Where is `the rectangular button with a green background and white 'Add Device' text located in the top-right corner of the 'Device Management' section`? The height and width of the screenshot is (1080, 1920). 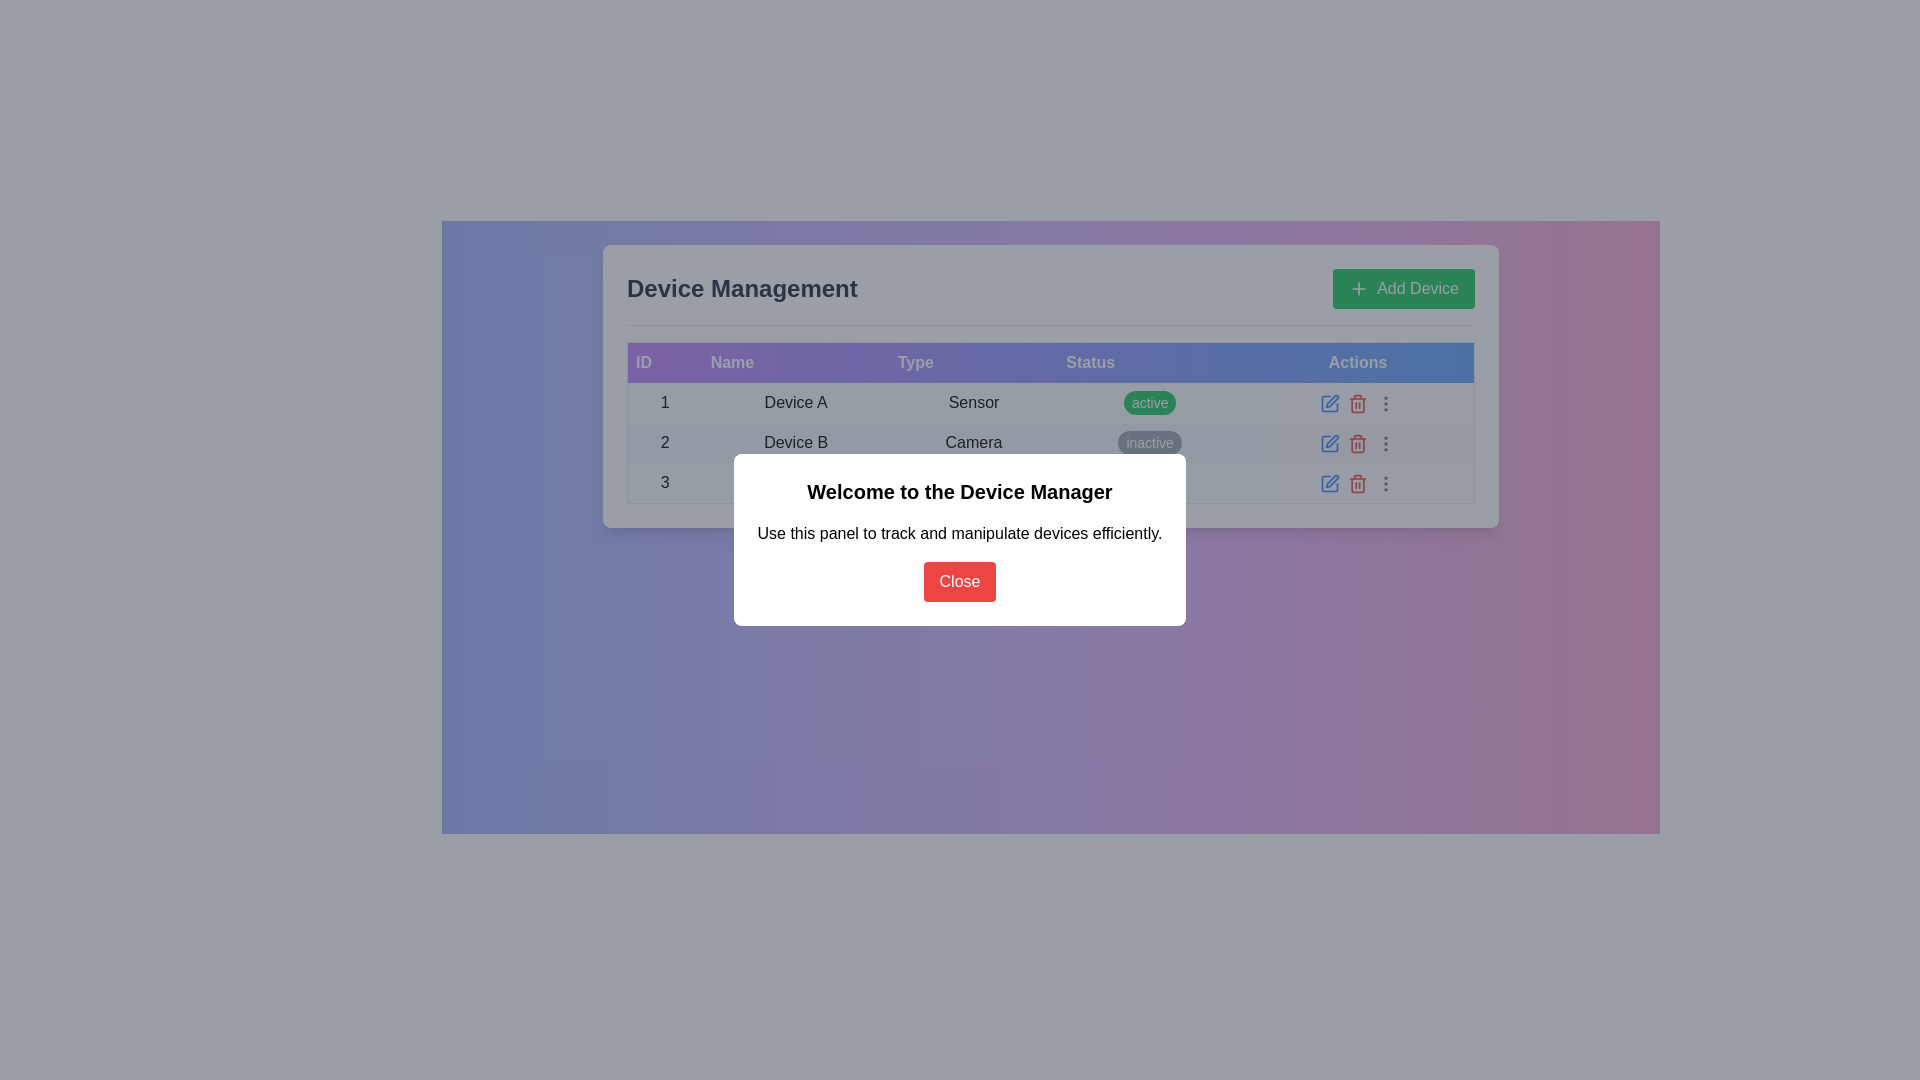 the rectangular button with a green background and white 'Add Device' text located in the top-right corner of the 'Device Management' section is located at coordinates (1403, 289).